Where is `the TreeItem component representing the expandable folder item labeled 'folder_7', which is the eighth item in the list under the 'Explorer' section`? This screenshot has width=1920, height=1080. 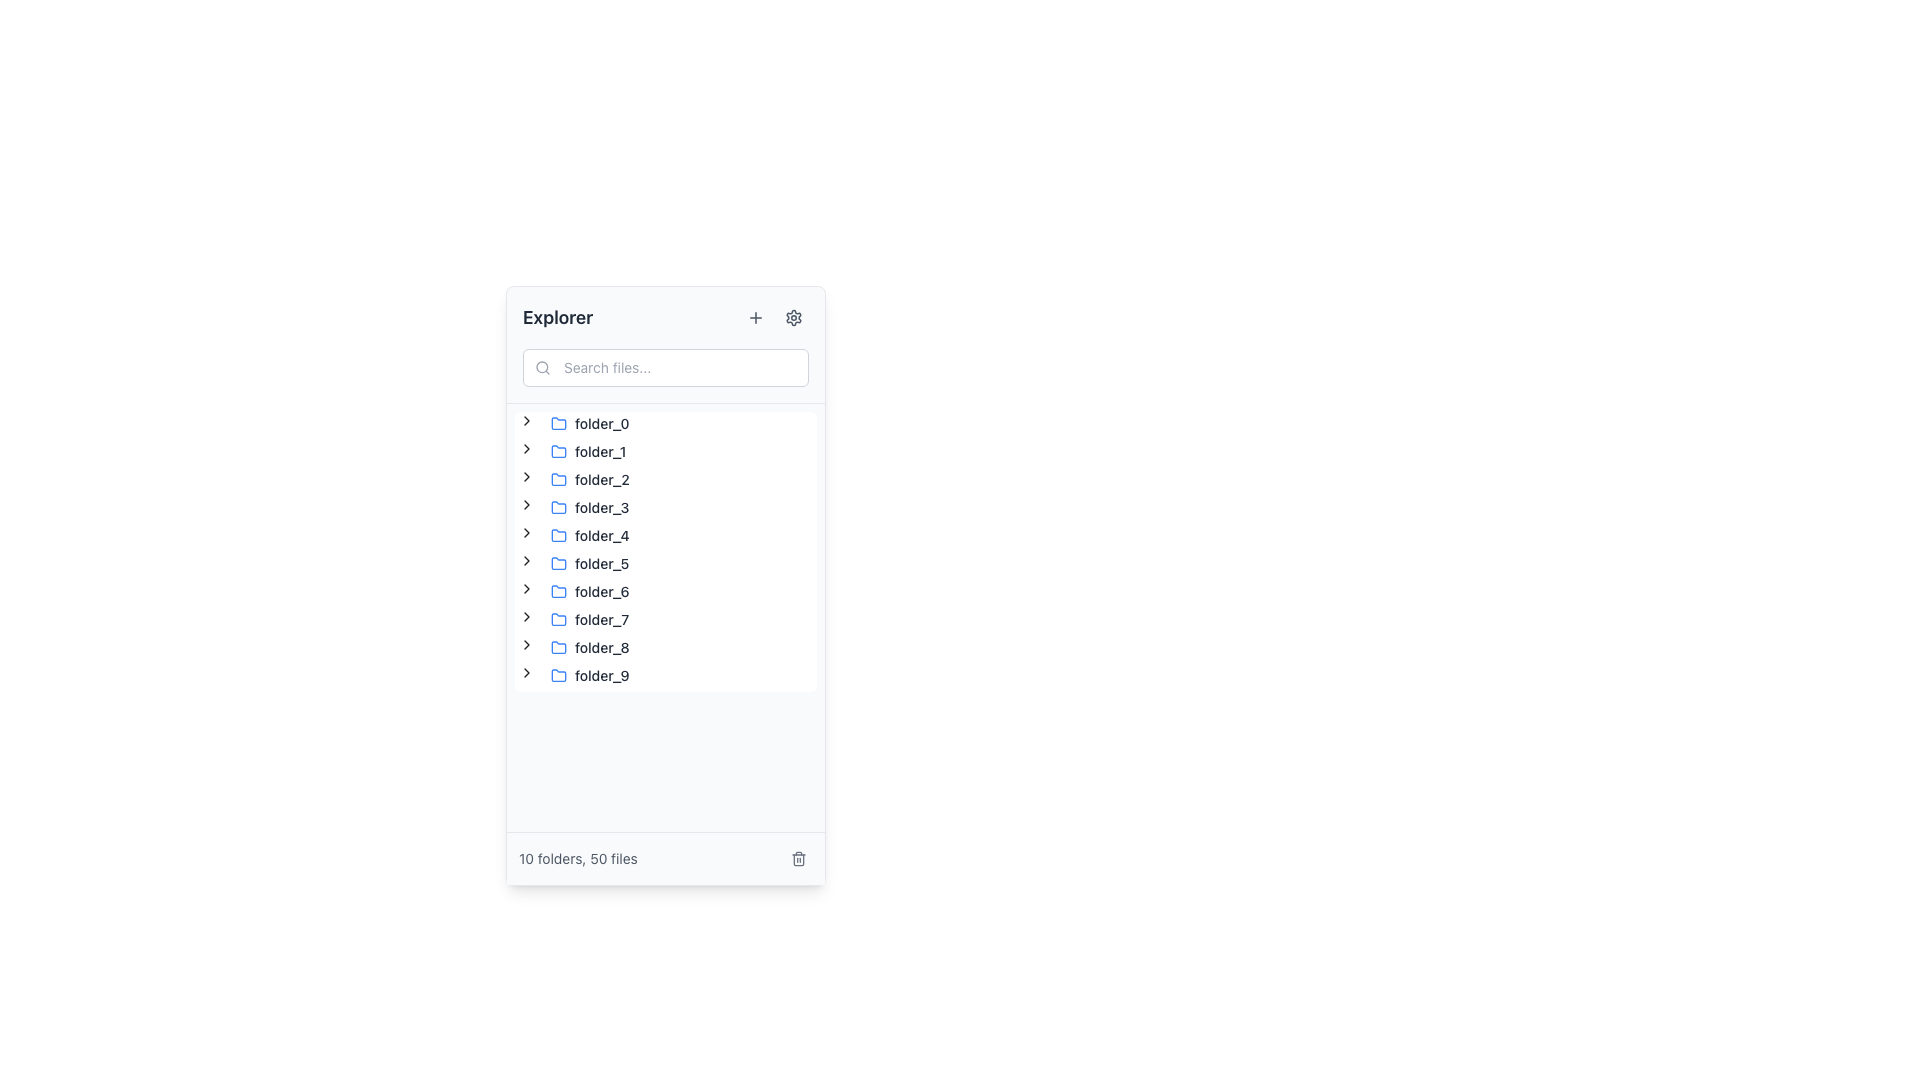 the TreeItem component representing the expandable folder item labeled 'folder_7', which is the eighth item in the list under the 'Explorer' section is located at coordinates (575, 619).